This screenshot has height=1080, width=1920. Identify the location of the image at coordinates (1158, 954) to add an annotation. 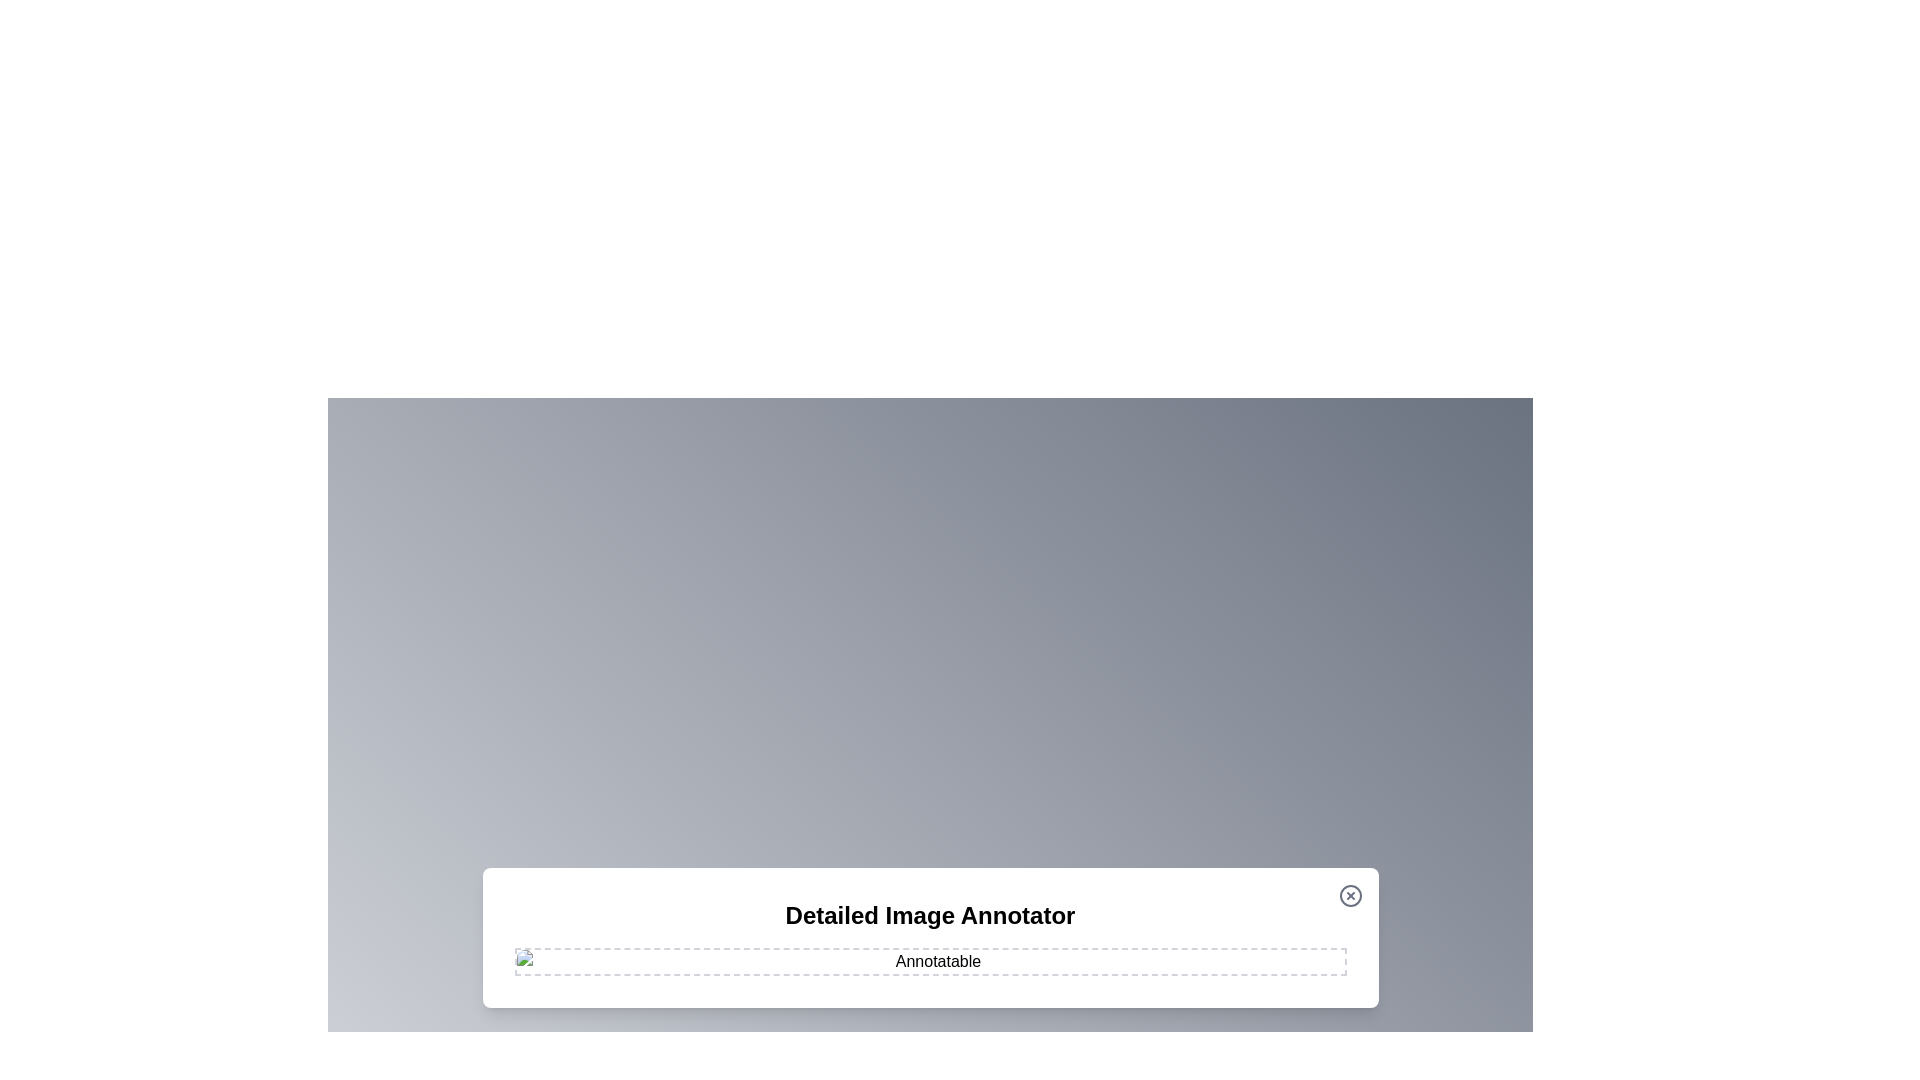
(1157, 952).